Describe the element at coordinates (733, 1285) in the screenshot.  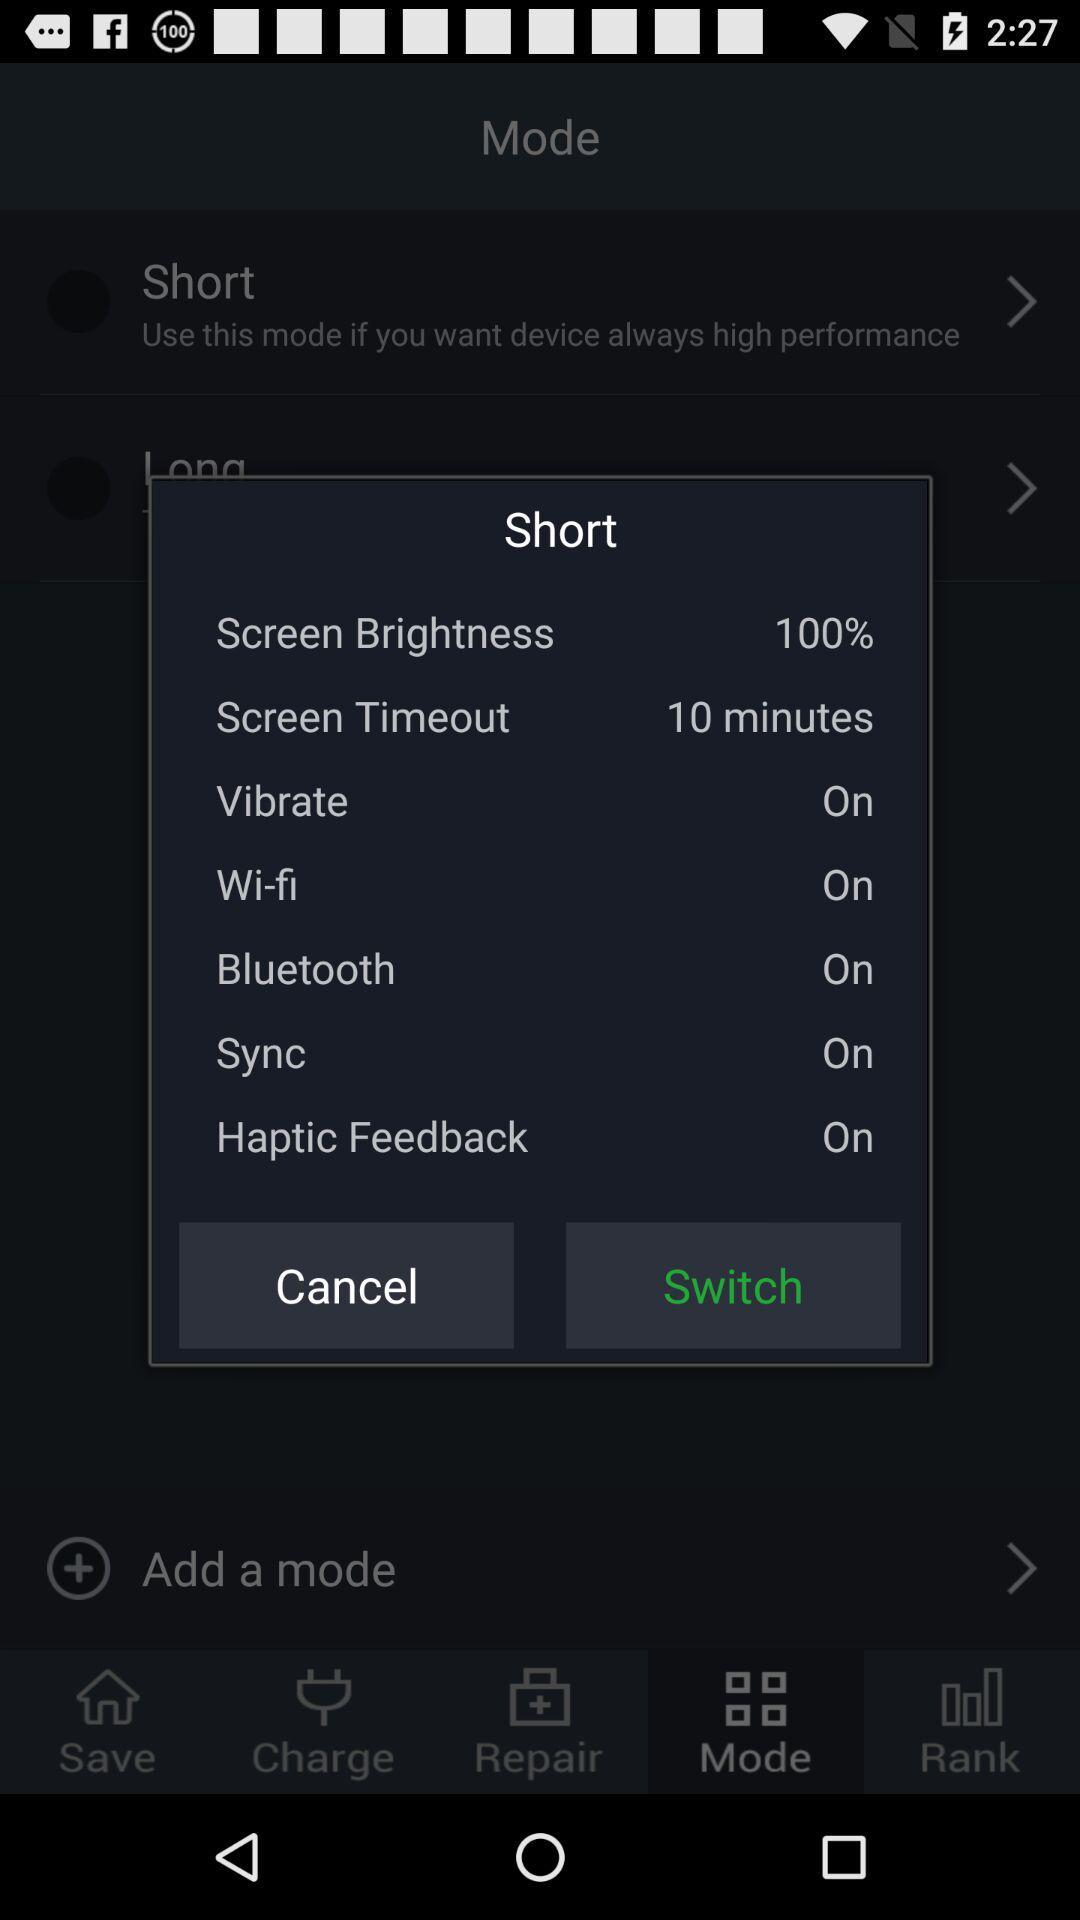
I see `icon below on icon` at that location.